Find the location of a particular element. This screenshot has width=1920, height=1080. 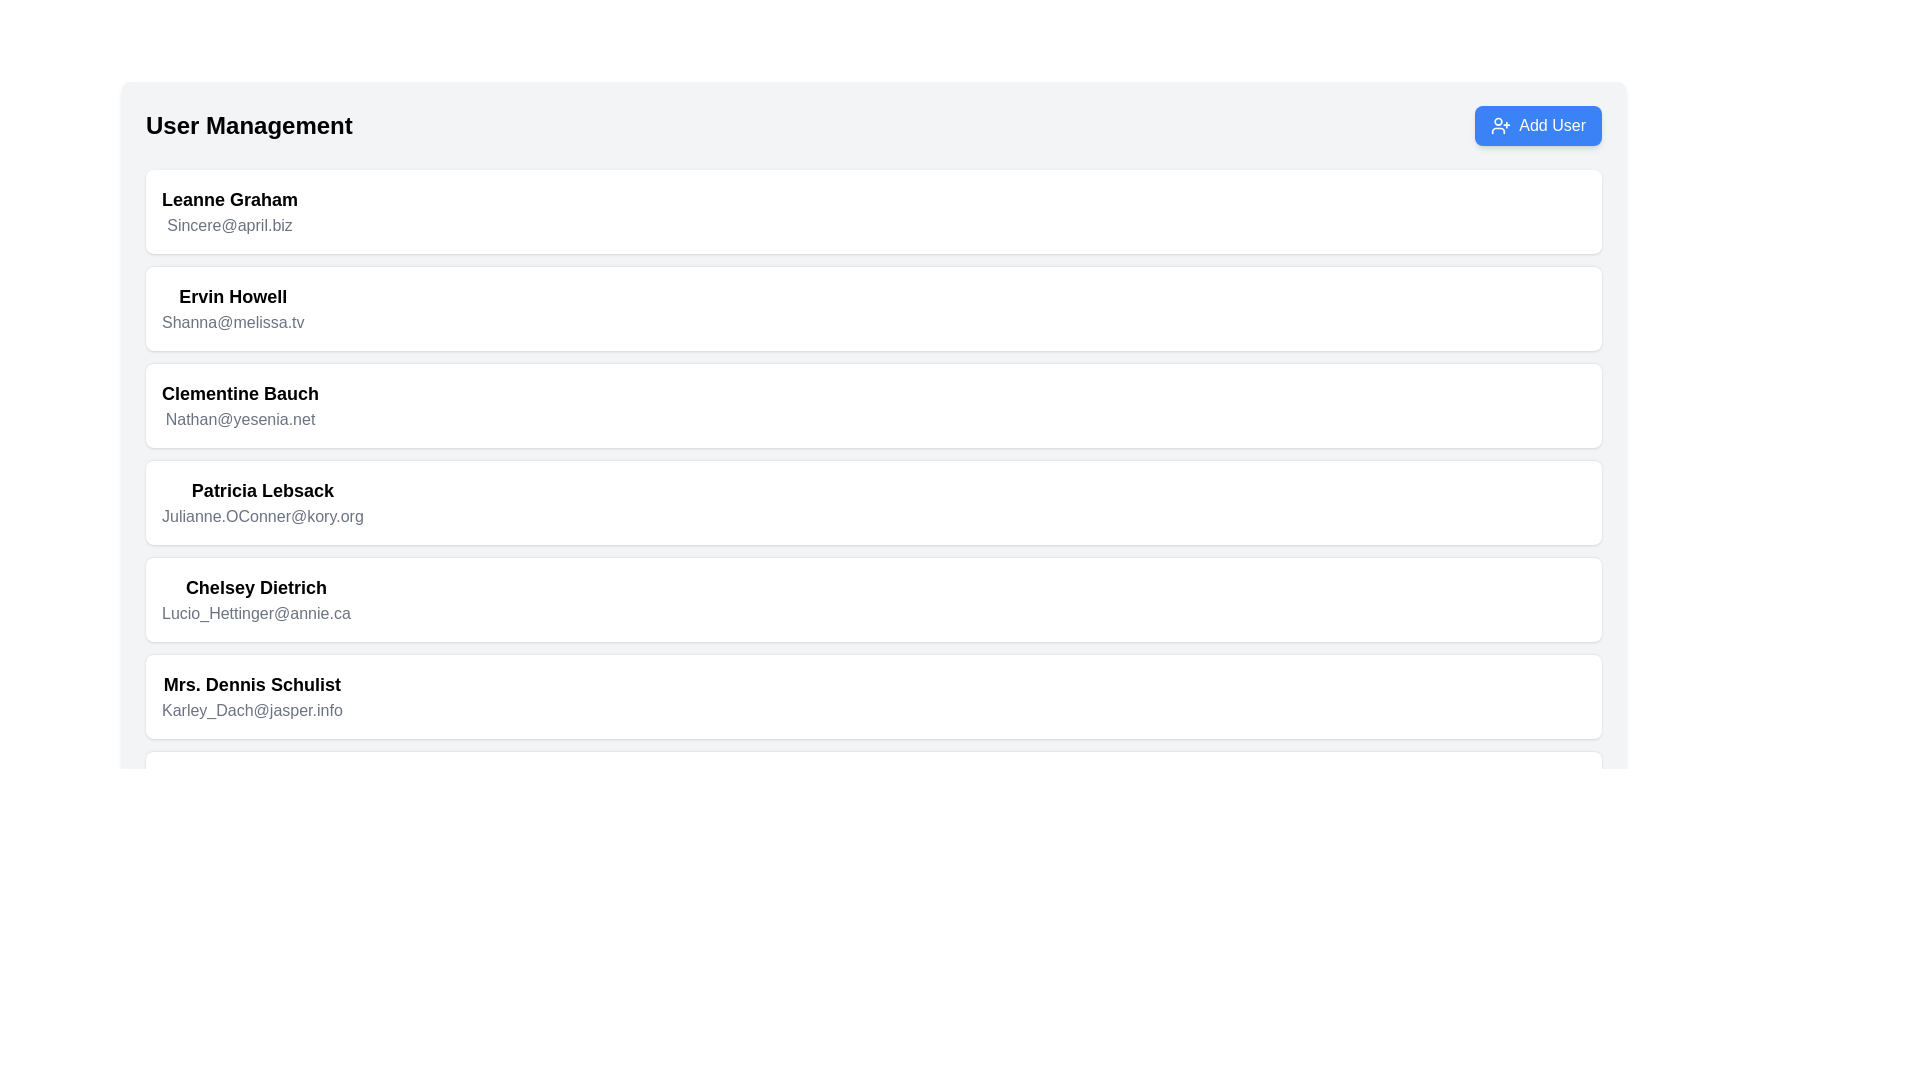

the text label displaying the email address 'Karley_Dach@jasper.info', which is styled in gray font and located below the name 'Mrs. Dennis Schulist' on the user information card is located at coordinates (251, 709).